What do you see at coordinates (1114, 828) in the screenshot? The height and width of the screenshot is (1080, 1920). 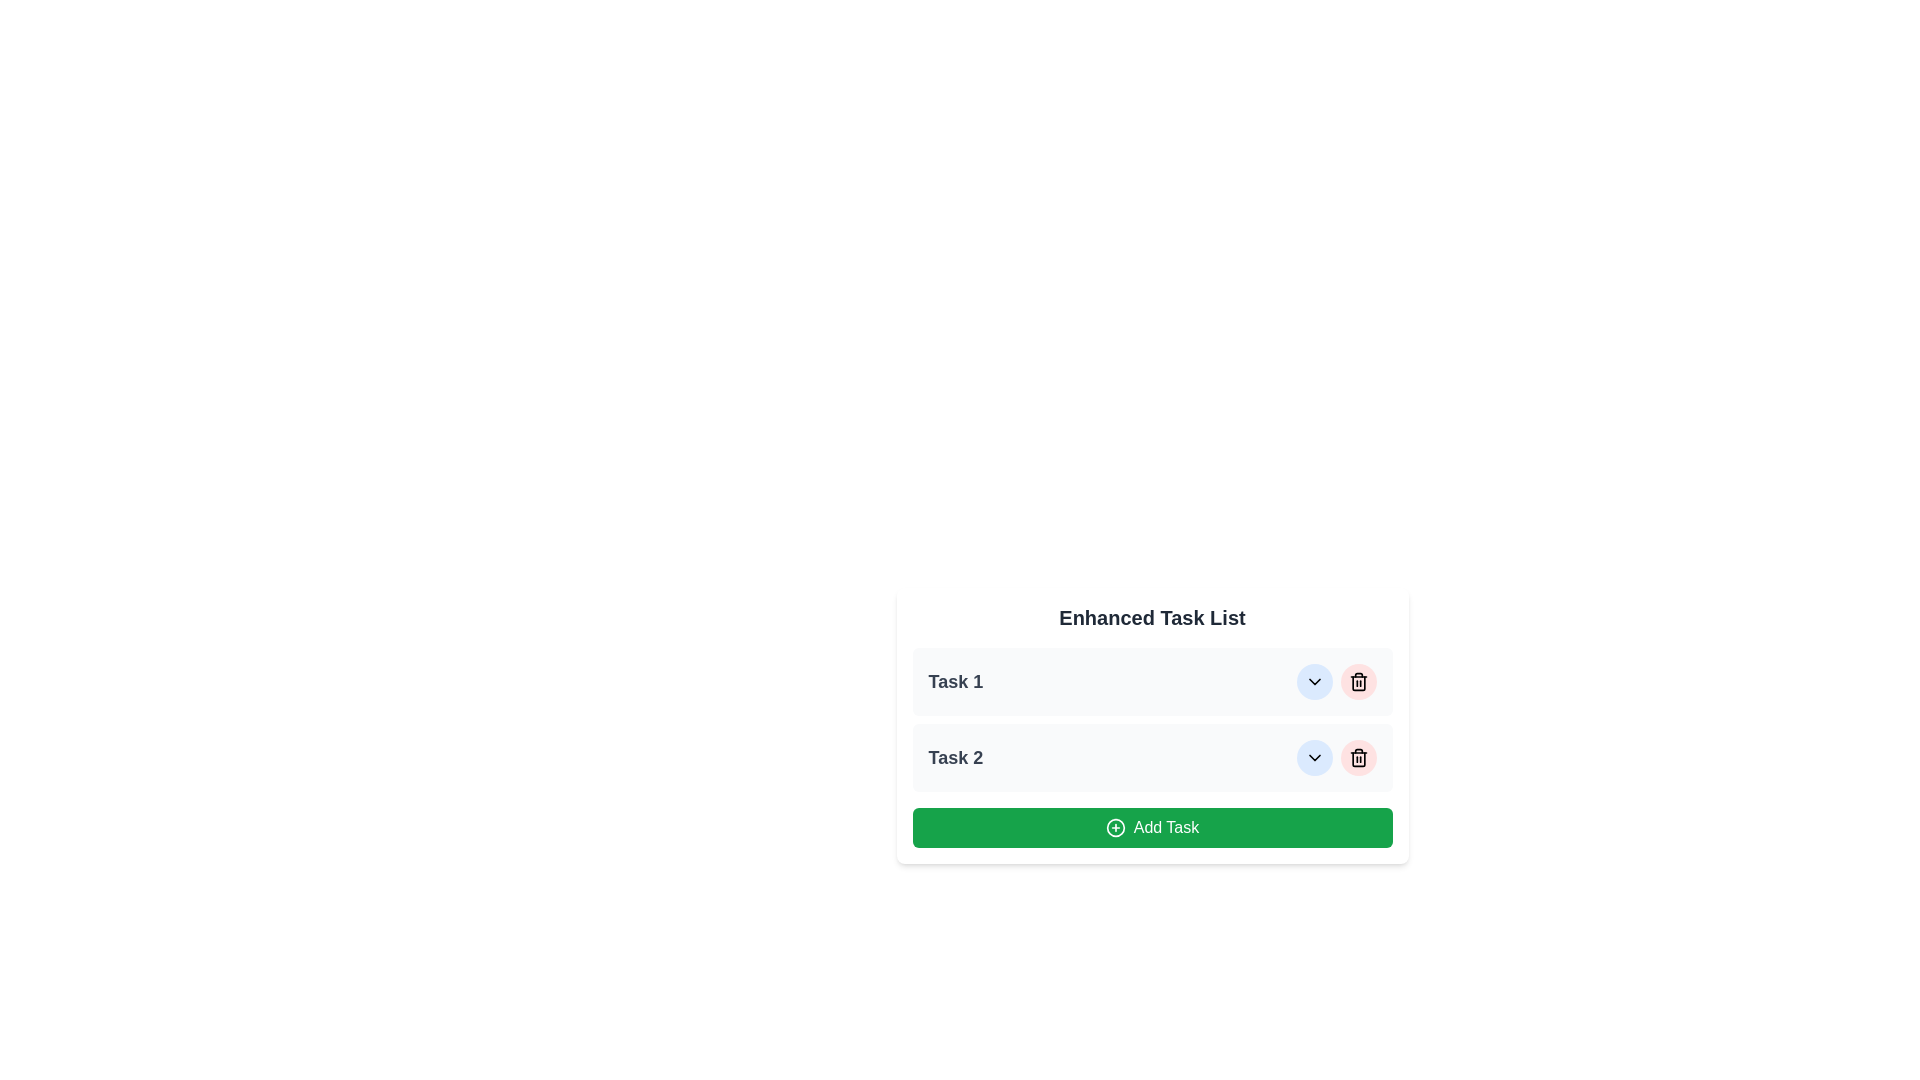 I see `the circular icon with a plus symbol, which is part of the 'Add Task' button located at the bottom center of the interface` at bounding box center [1114, 828].